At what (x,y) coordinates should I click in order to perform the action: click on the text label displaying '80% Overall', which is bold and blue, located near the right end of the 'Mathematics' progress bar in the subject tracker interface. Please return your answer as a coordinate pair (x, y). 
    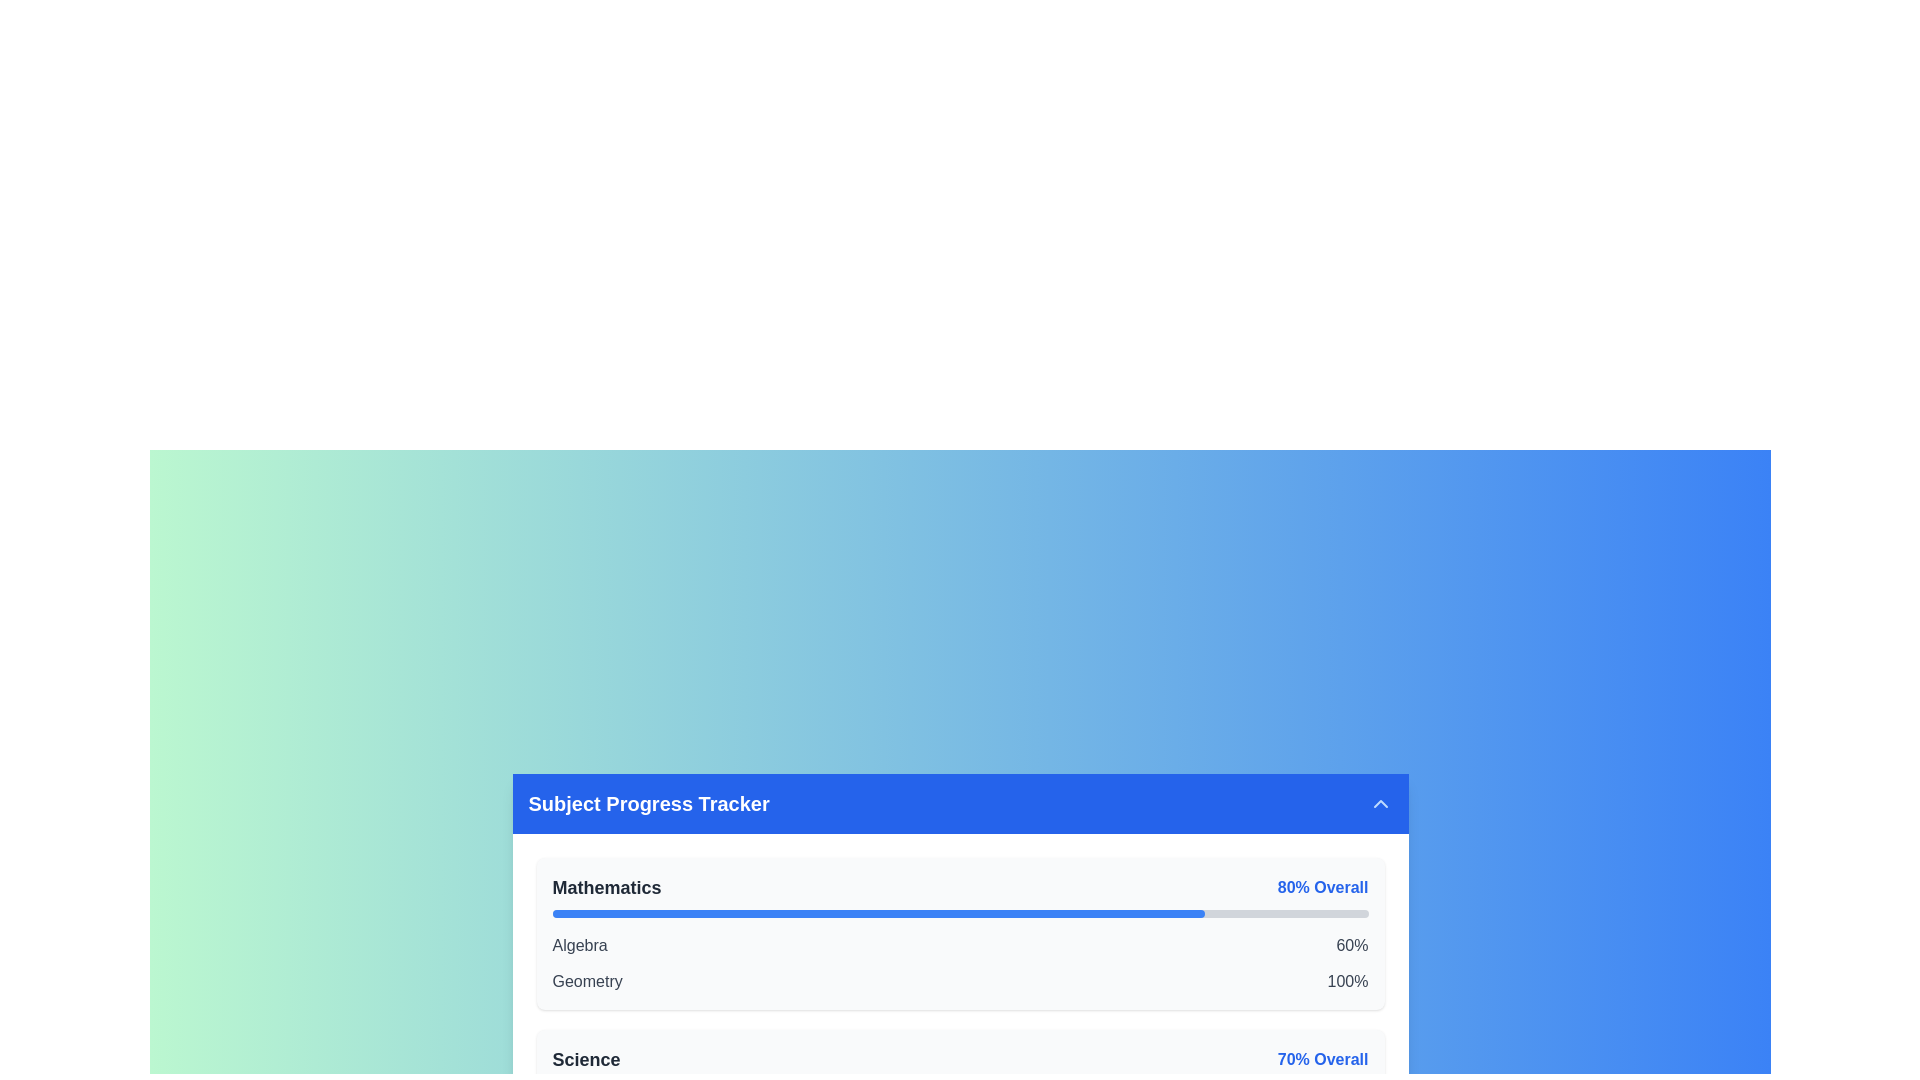
    Looking at the image, I should click on (1323, 886).